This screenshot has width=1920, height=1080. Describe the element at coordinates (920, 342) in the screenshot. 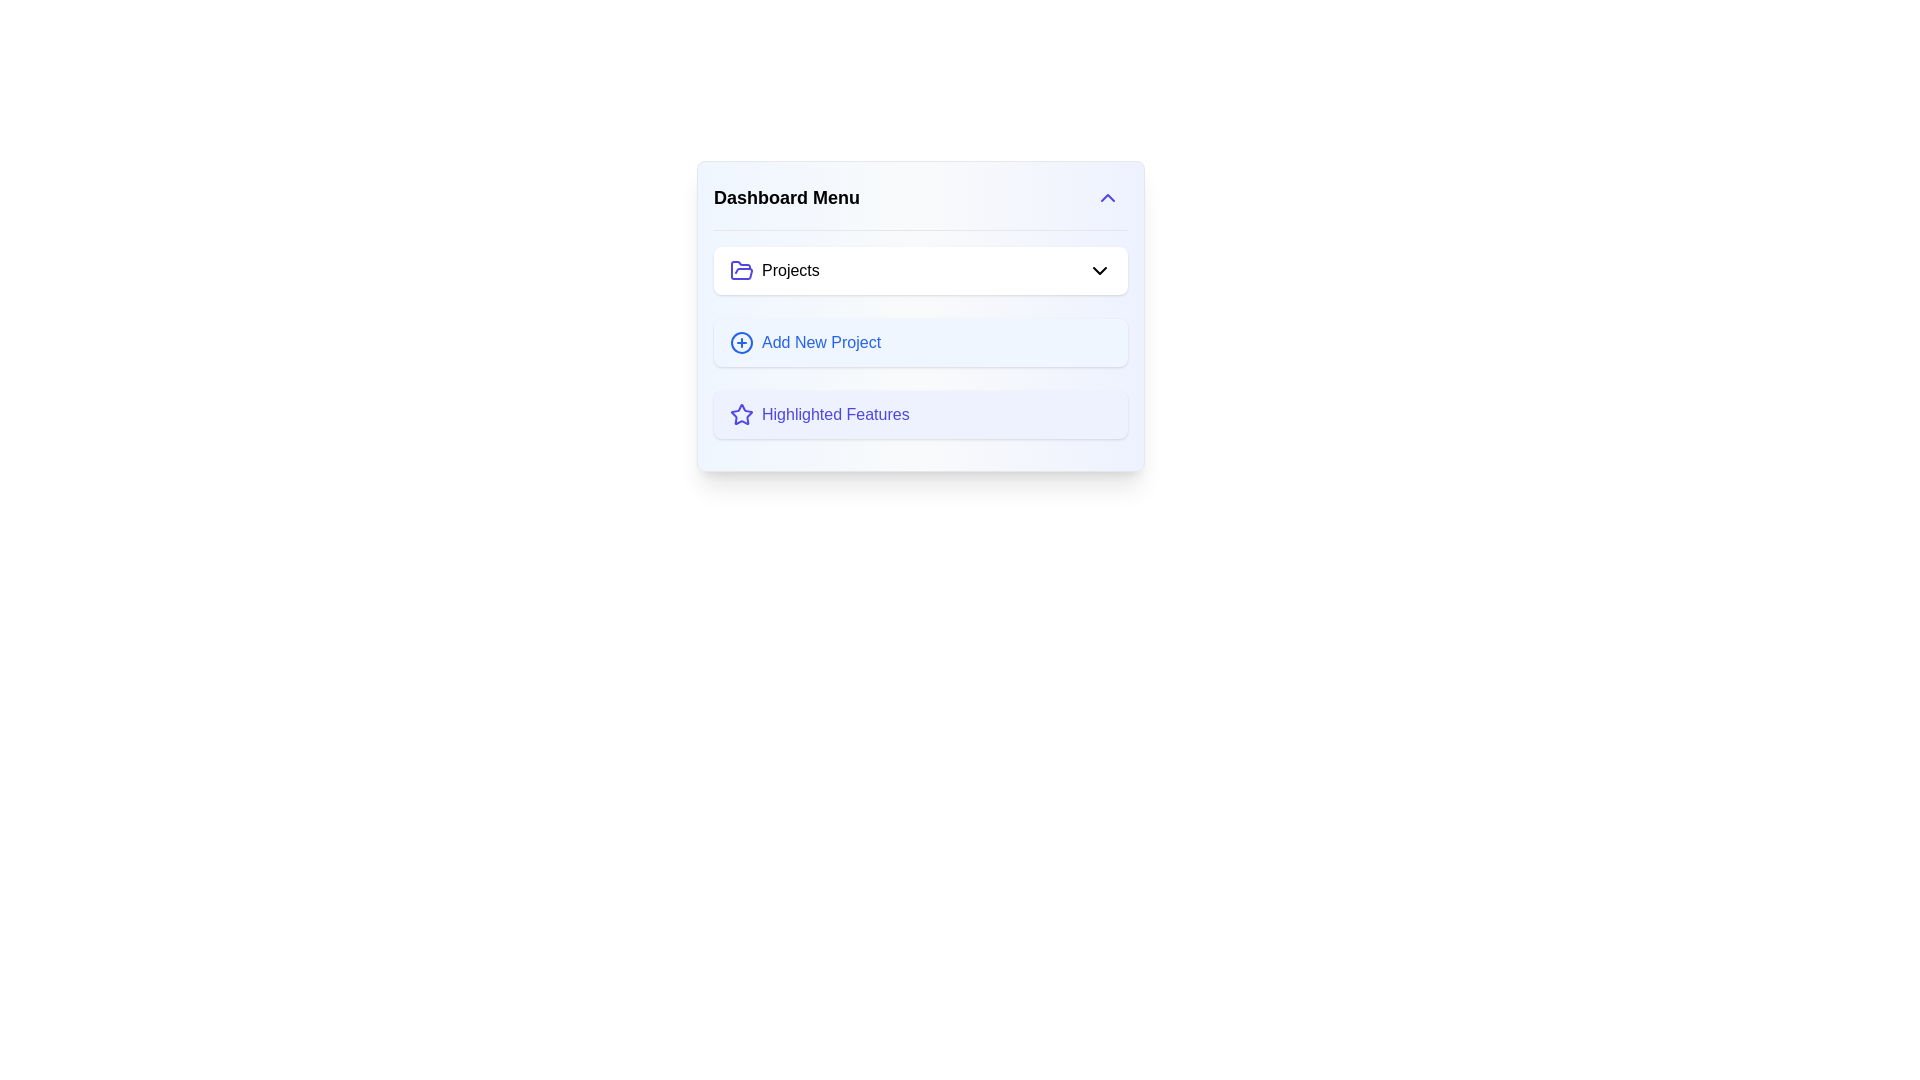

I see `the second button in the 'Dashboard Menu' to initiate adding a new project` at that location.